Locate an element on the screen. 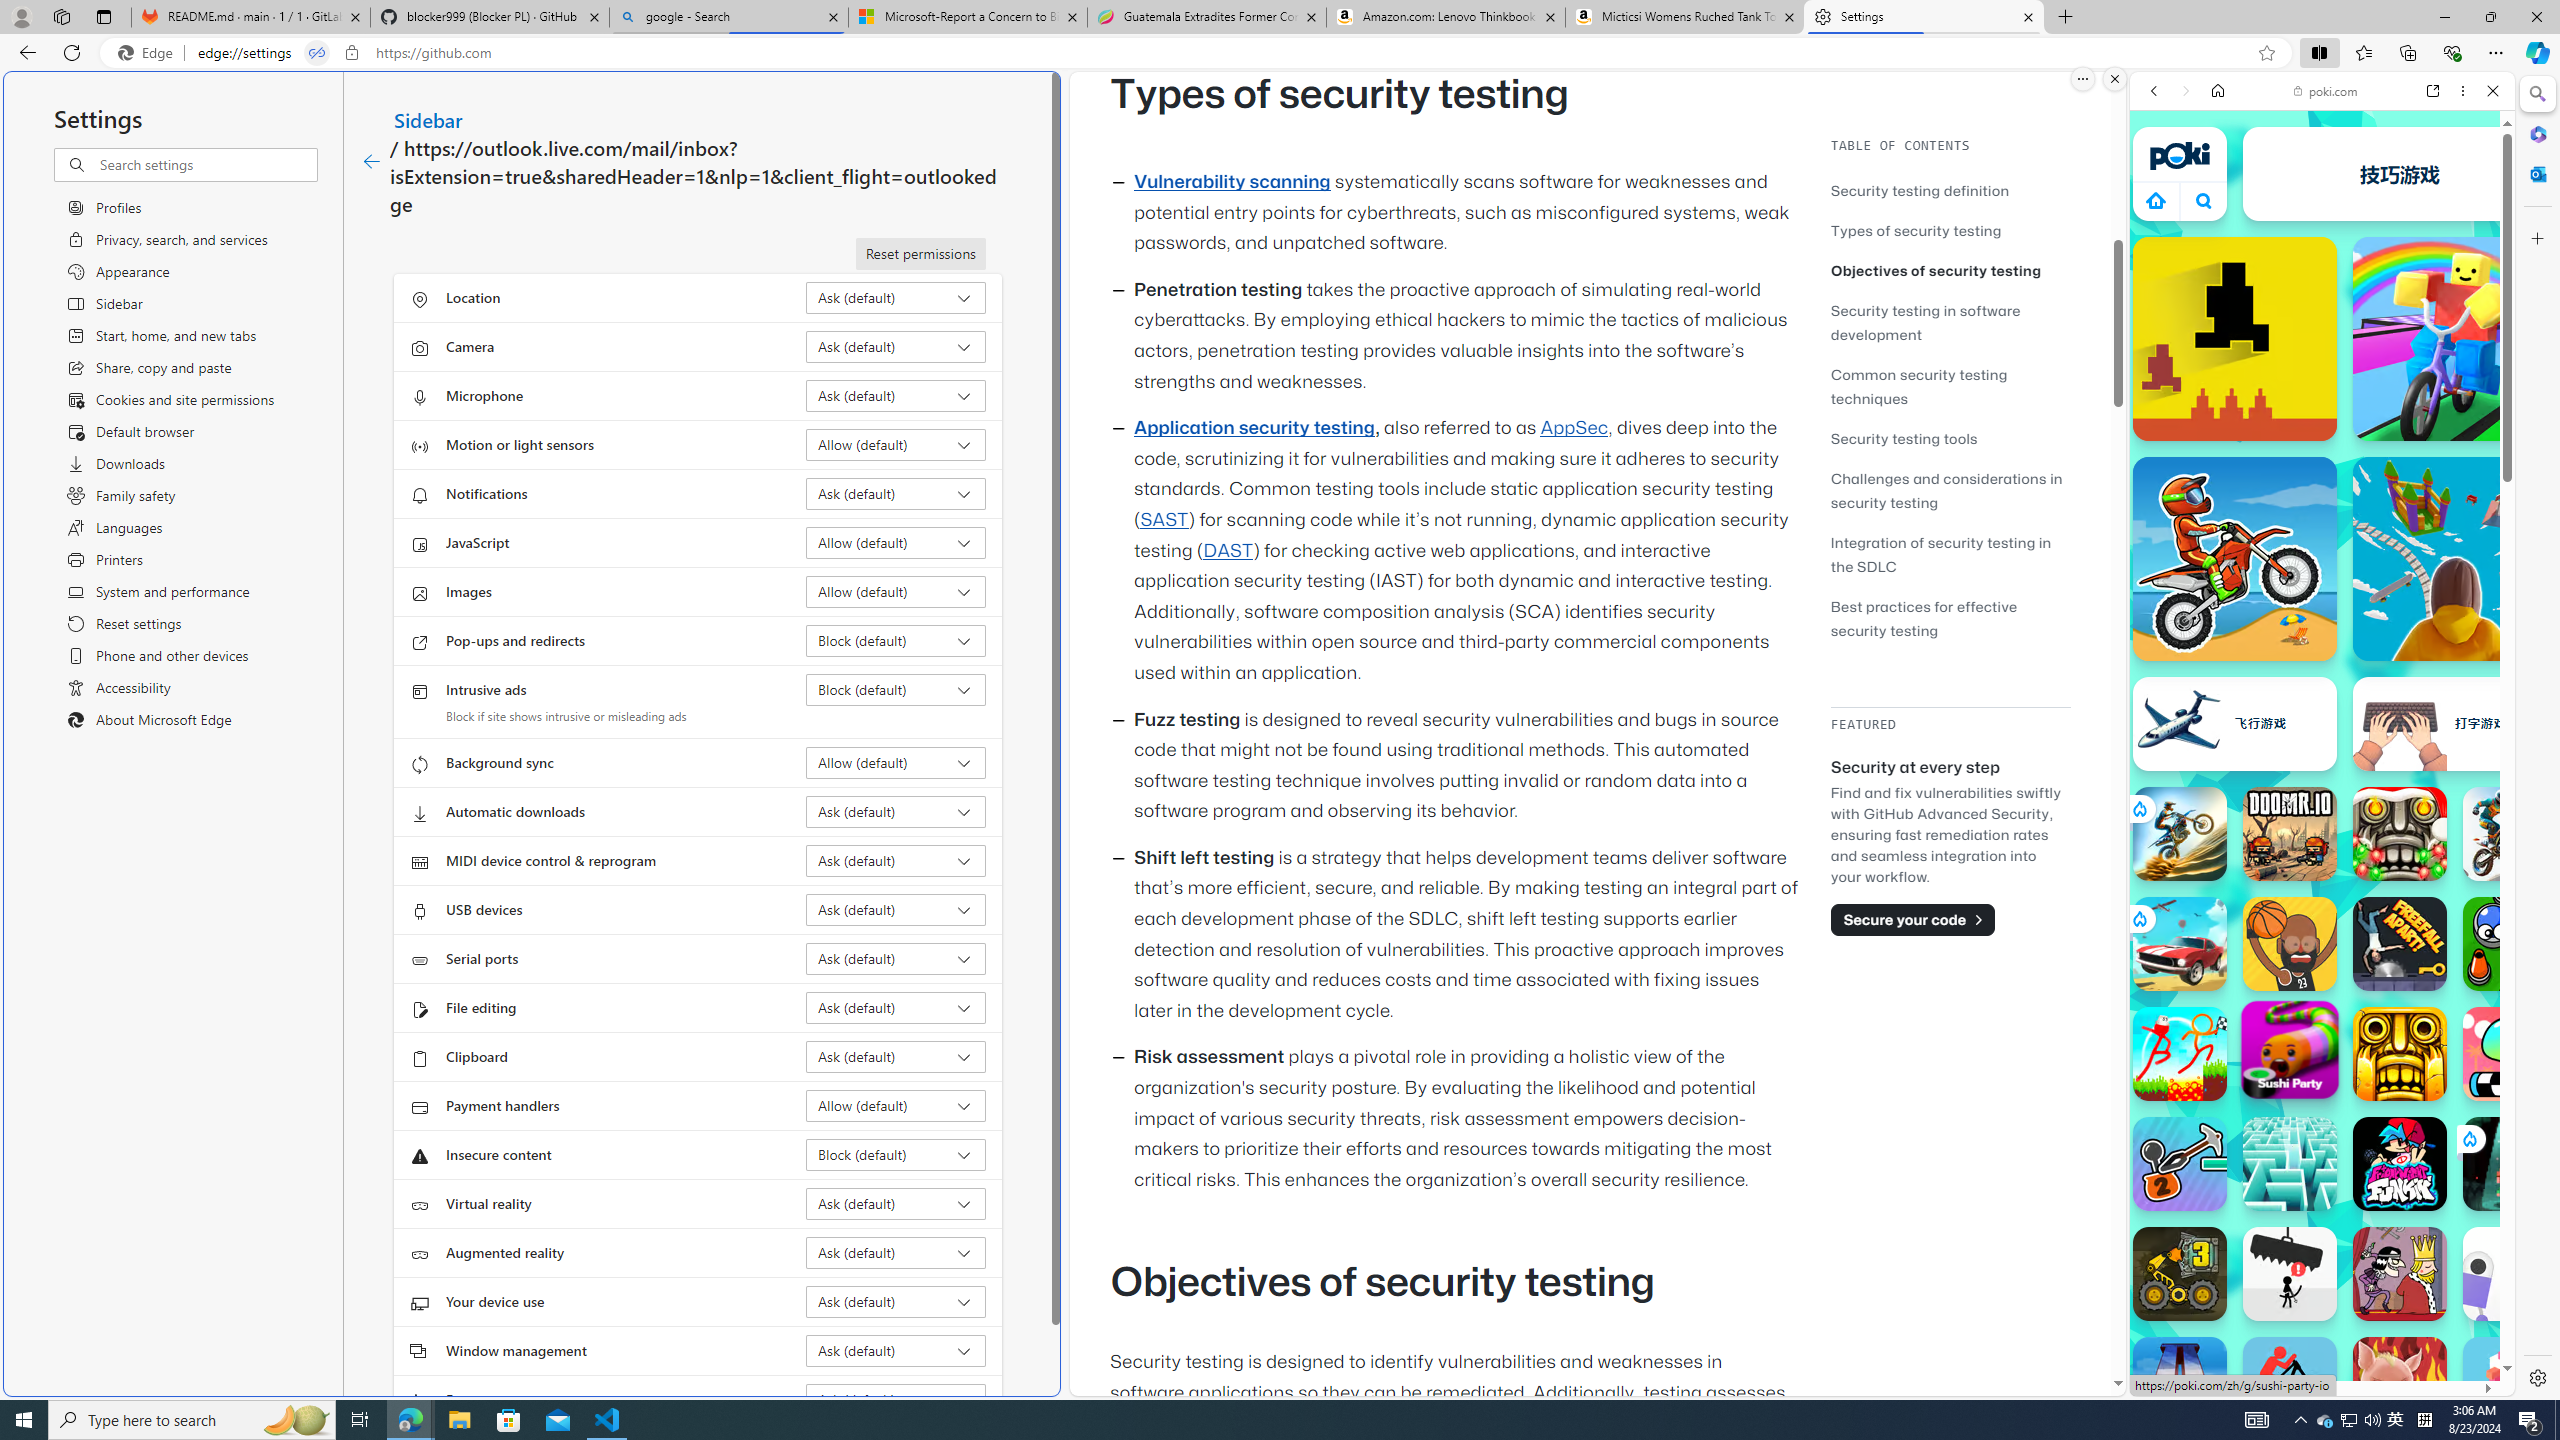 This screenshot has height=1440, width=2560. 'Level Devil' is located at coordinates (2233, 338).